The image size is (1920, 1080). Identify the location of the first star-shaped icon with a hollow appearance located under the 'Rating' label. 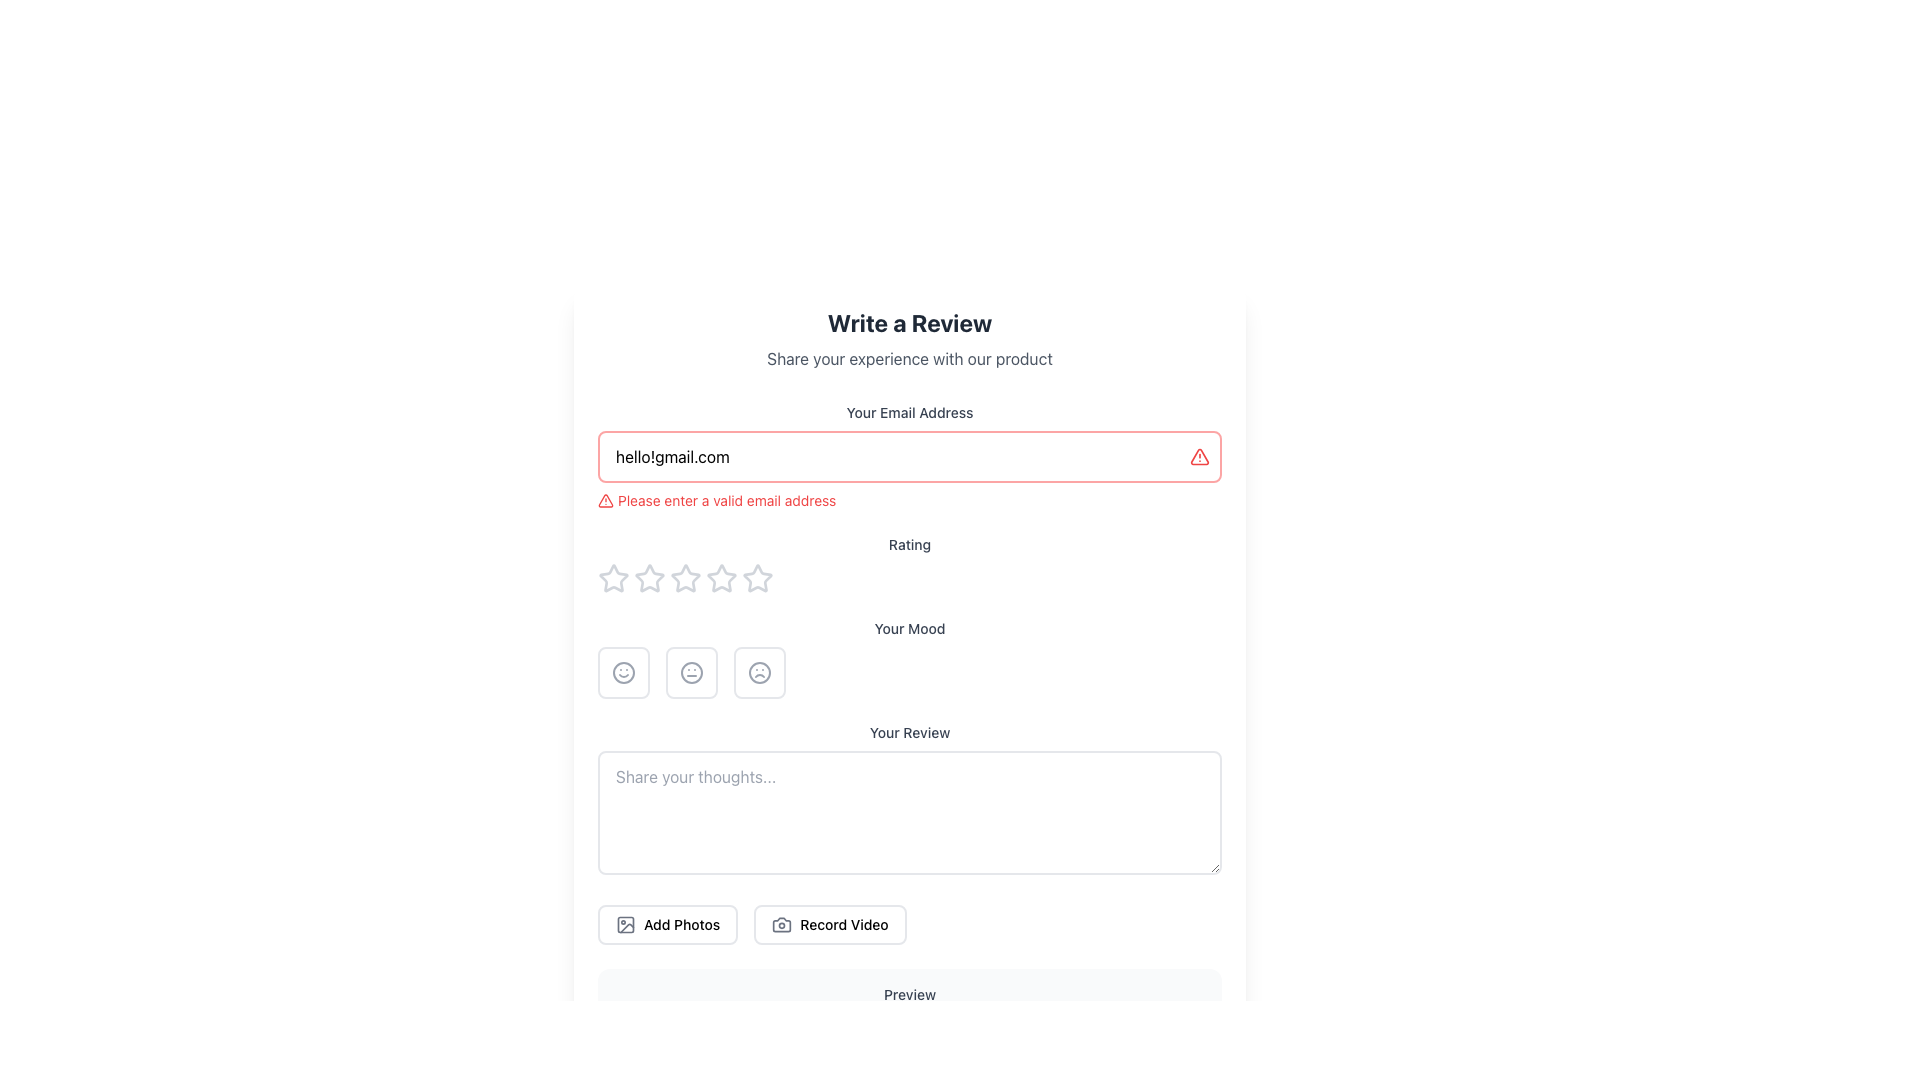
(613, 578).